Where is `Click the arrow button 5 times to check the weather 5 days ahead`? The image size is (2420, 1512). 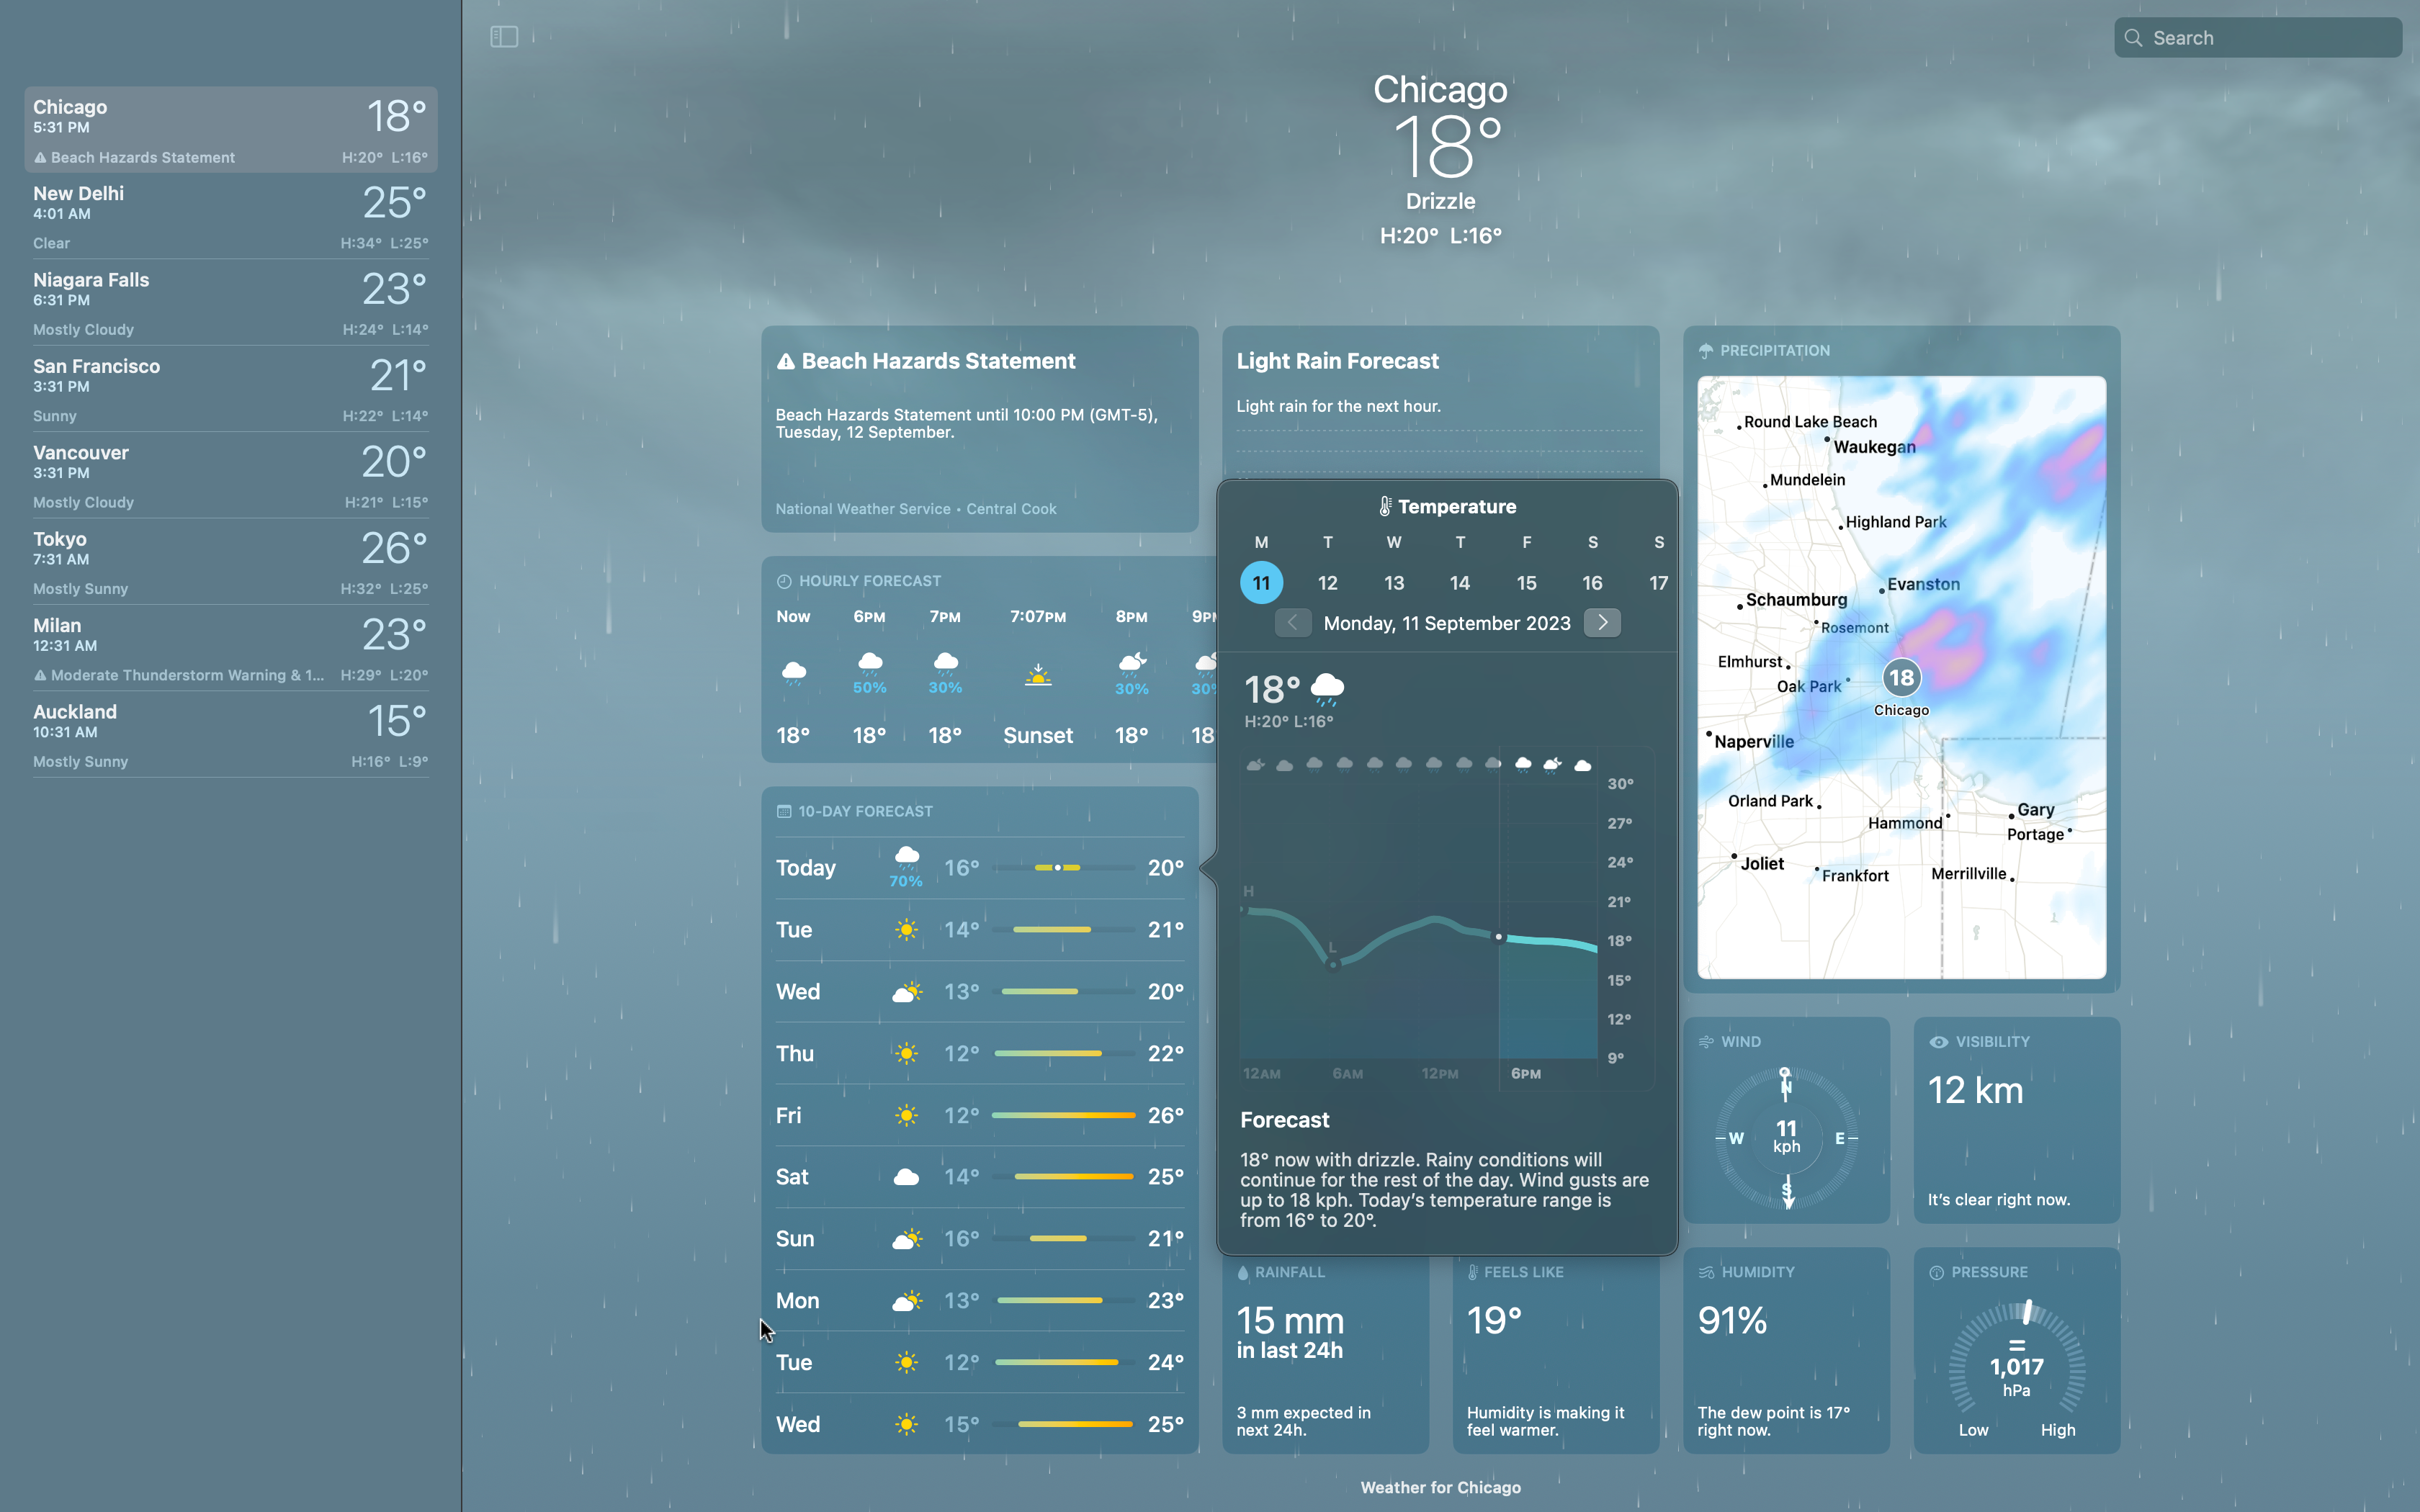 Click the arrow button 5 times to check the weather 5 days ahead is located at coordinates (1600, 621).